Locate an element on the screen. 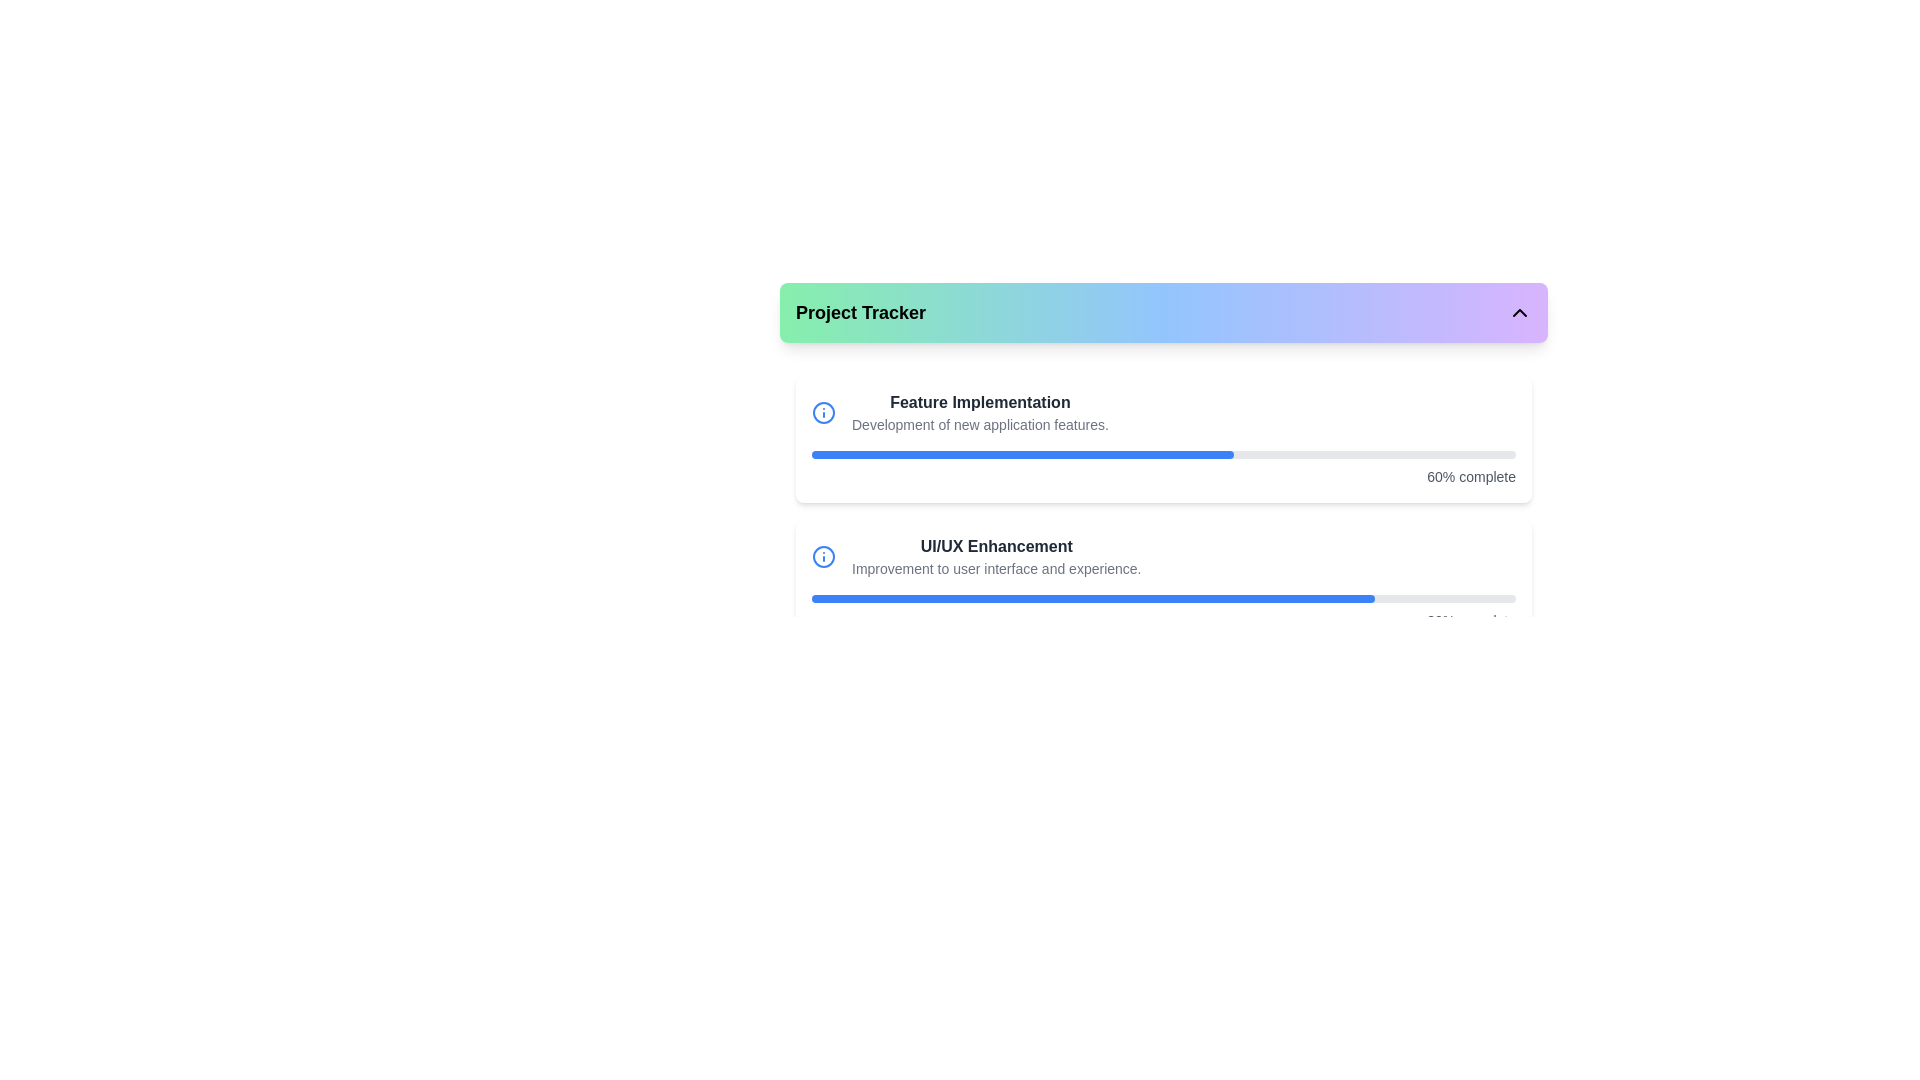 This screenshot has height=1080, width=1920. the progress representation of the blue progress bar segment that fills 80% of the background bar in the 'UI/UX Enhancement' section is located at coordinates (1092, 597).